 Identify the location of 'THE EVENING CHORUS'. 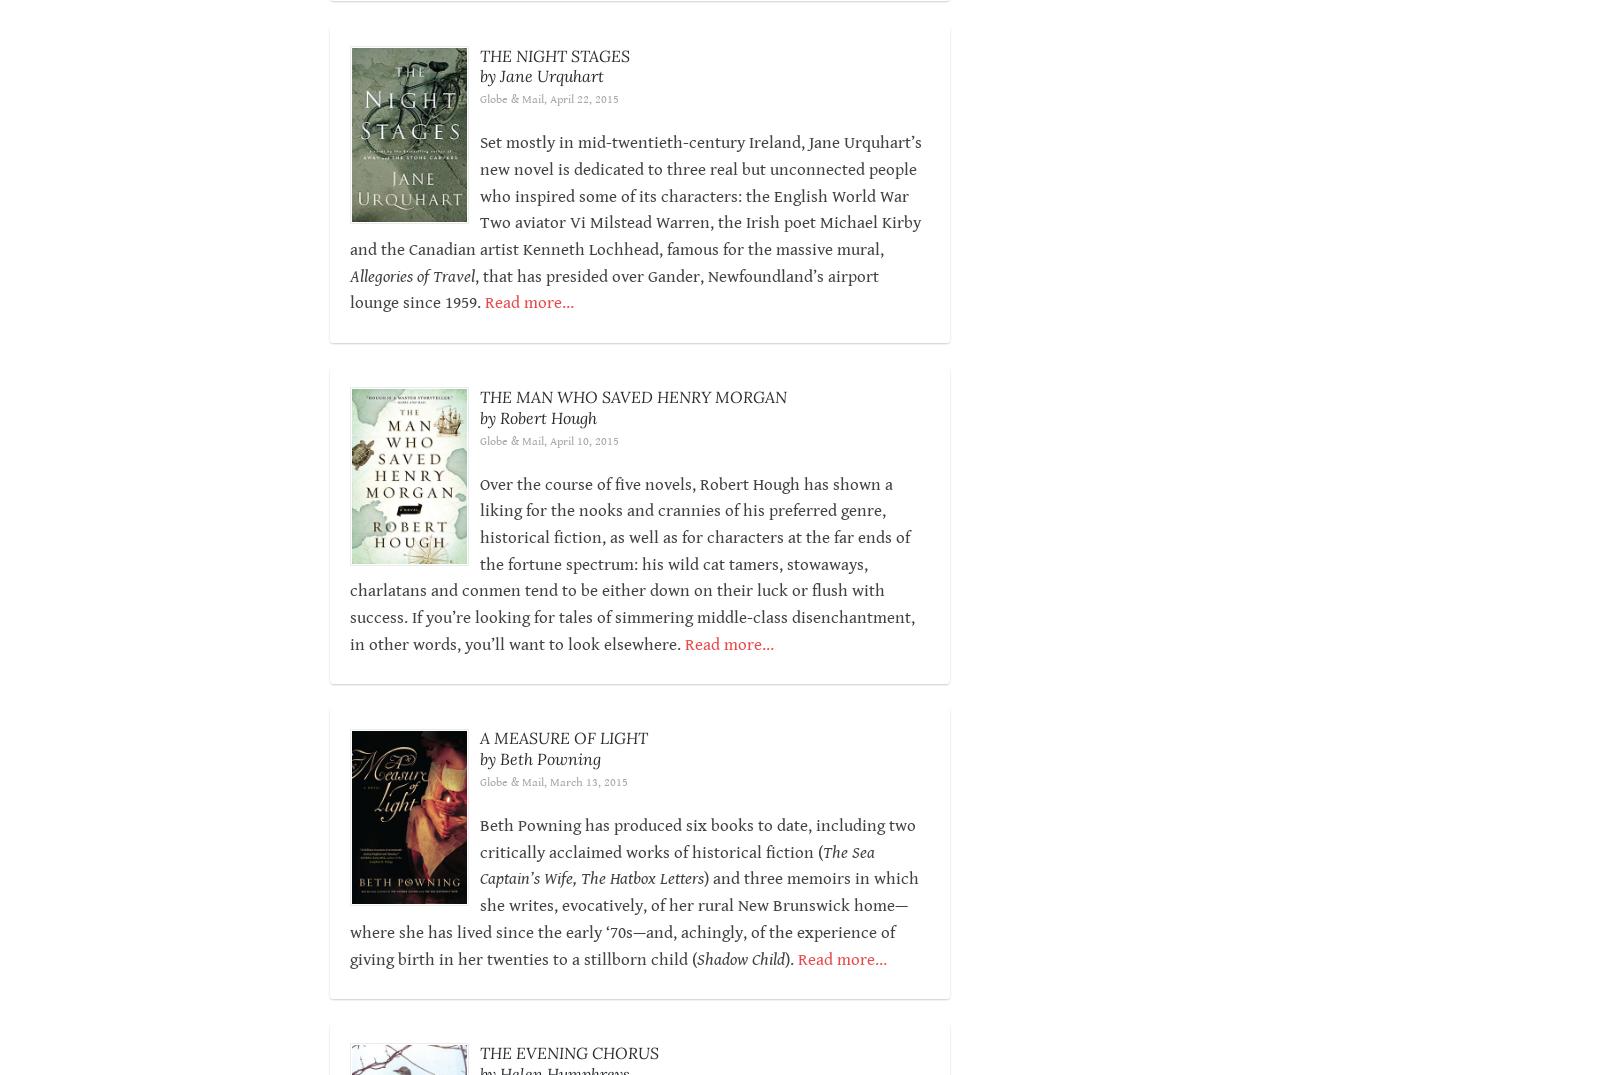
(567, 1052).